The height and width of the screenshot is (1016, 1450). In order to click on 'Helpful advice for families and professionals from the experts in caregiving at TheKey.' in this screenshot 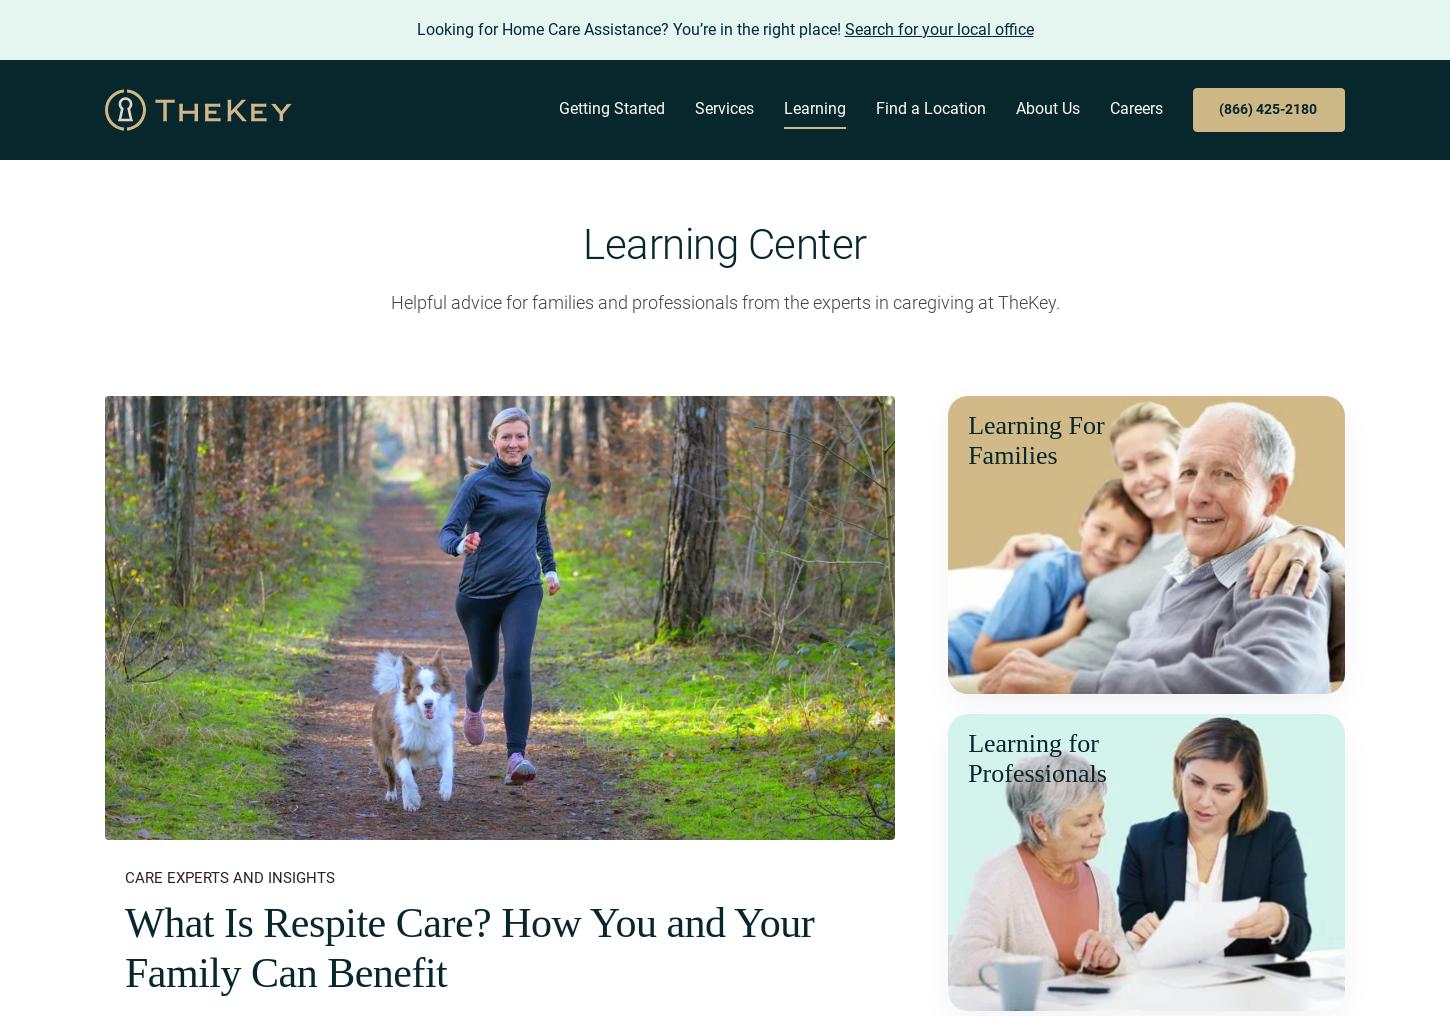, I will do `click(389, 301)`.